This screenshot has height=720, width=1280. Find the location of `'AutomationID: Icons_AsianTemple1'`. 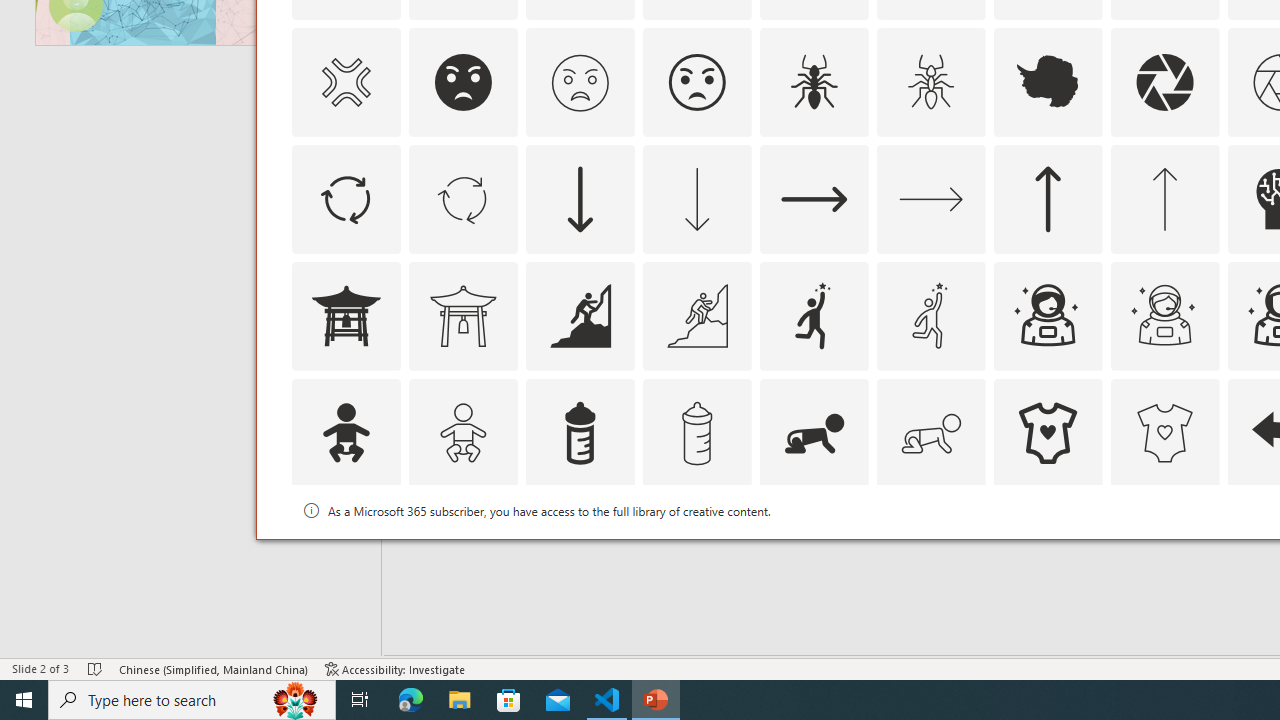

'AutomationID: Icons_AsianTemple1' is located at coordinates (345, 315).